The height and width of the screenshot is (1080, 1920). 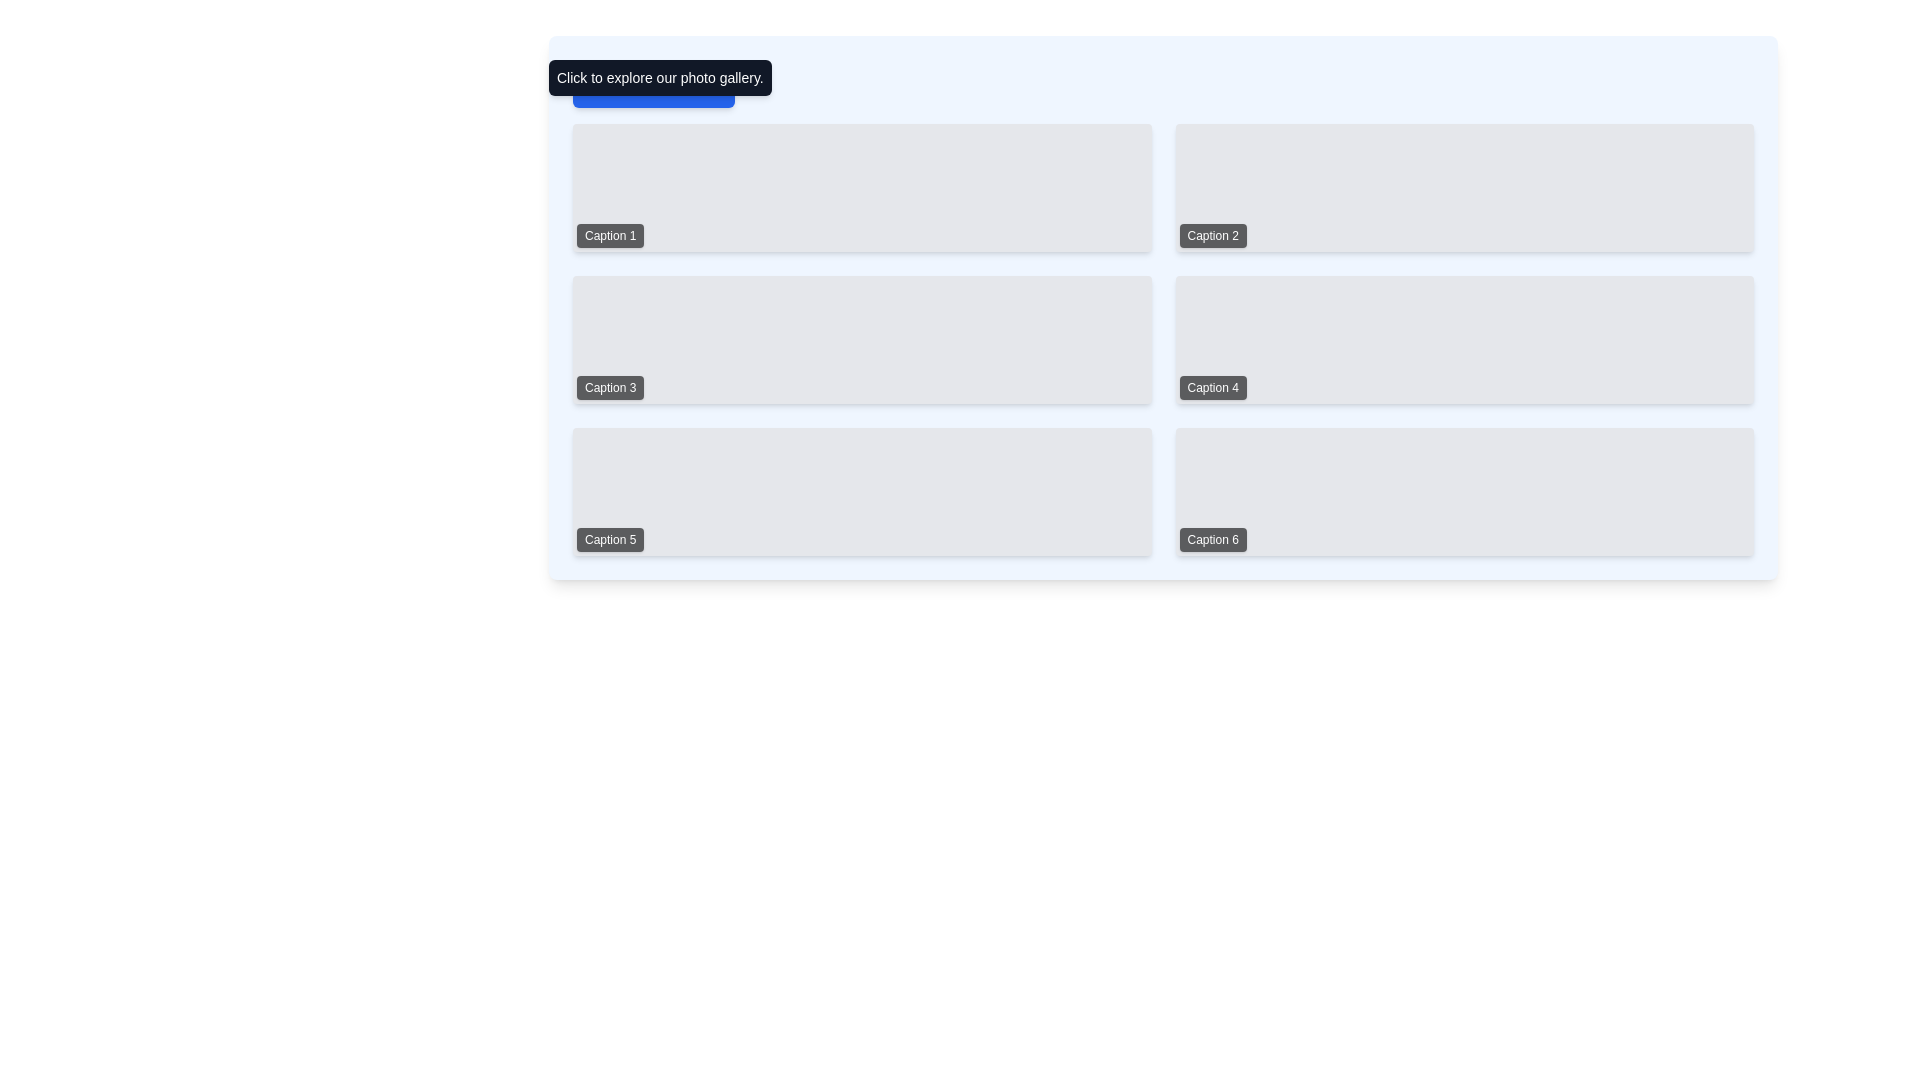 What do you see at coordinates (609, 540) in the screenshot?
I see `the Text Label displaying 'Caption 5', which has a black background and white text, located in the bottom-left corner of the fifth grid cell` at bounding box center [609, 540].